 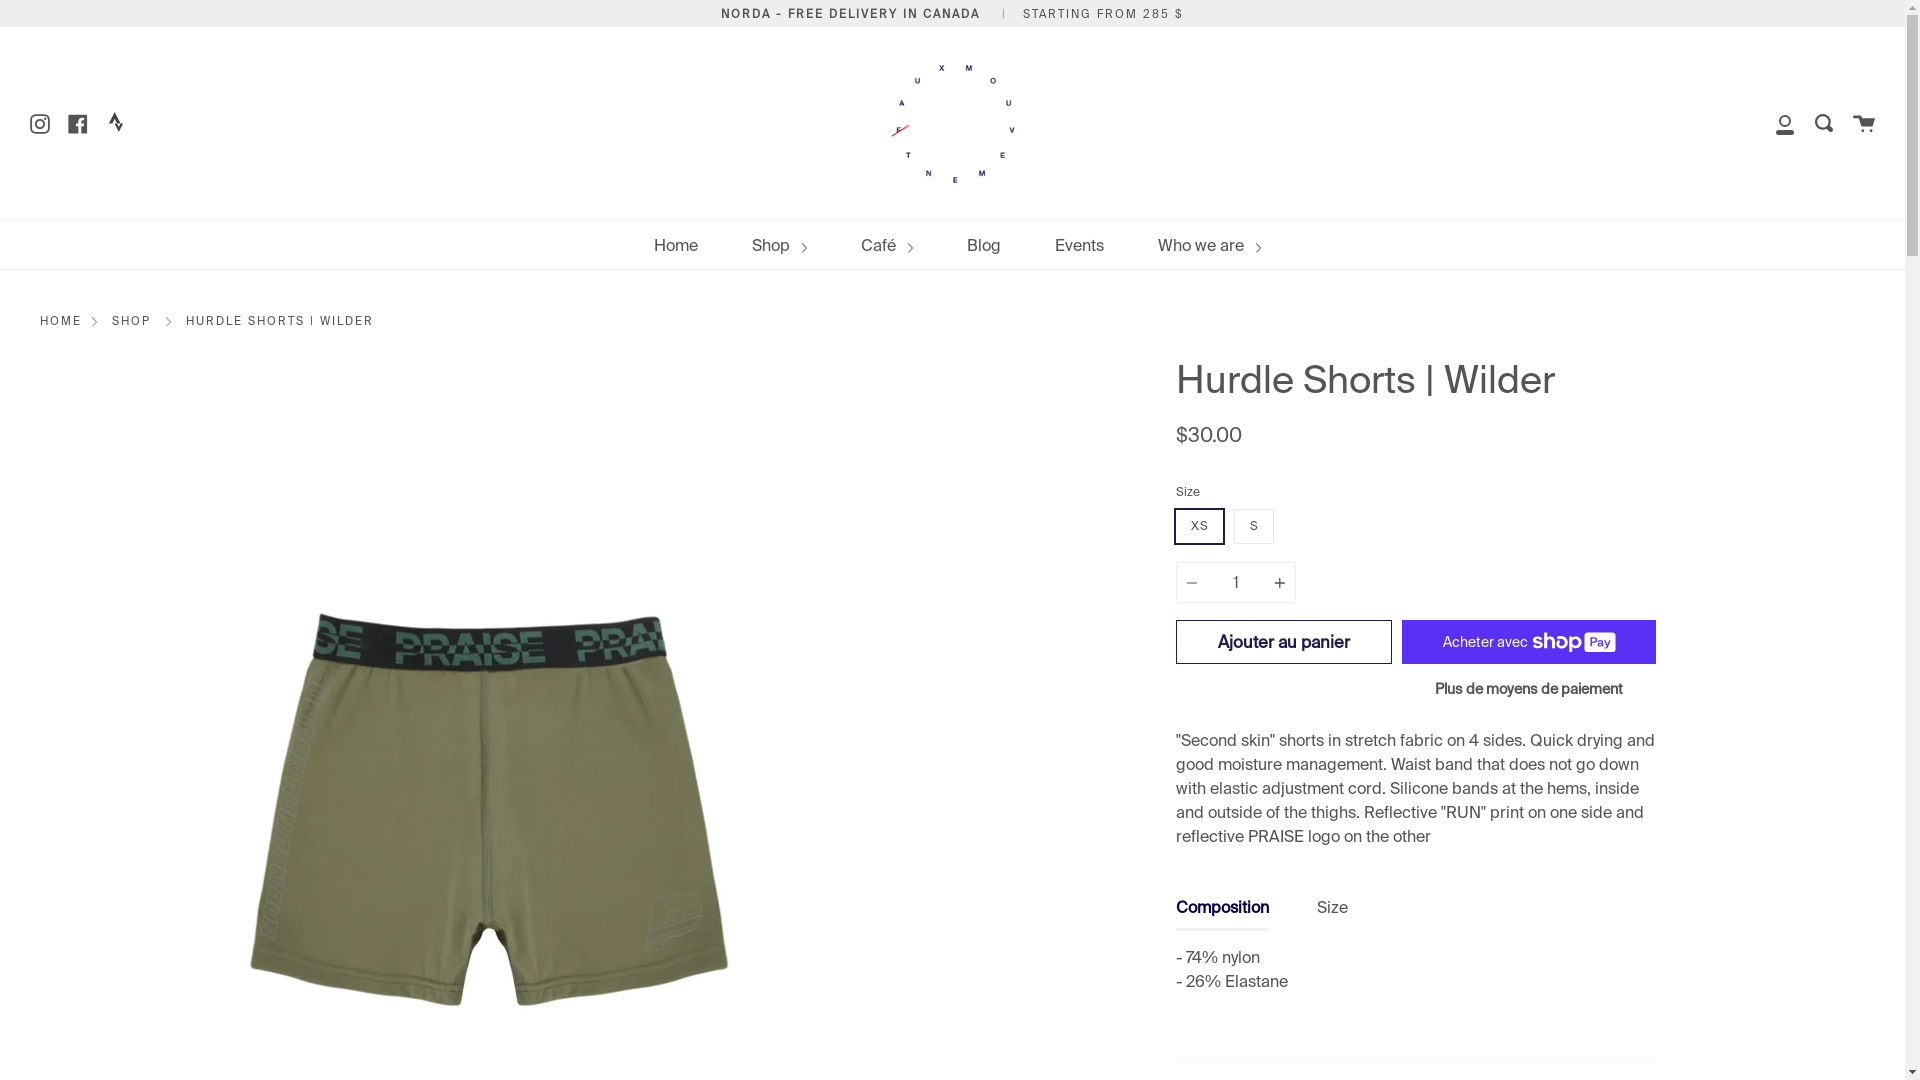 What do you see at coordinates (1400, 688) in the screenshot?
I see `'Plus de moyens de paiement'` at bounding box center [1400, 688].